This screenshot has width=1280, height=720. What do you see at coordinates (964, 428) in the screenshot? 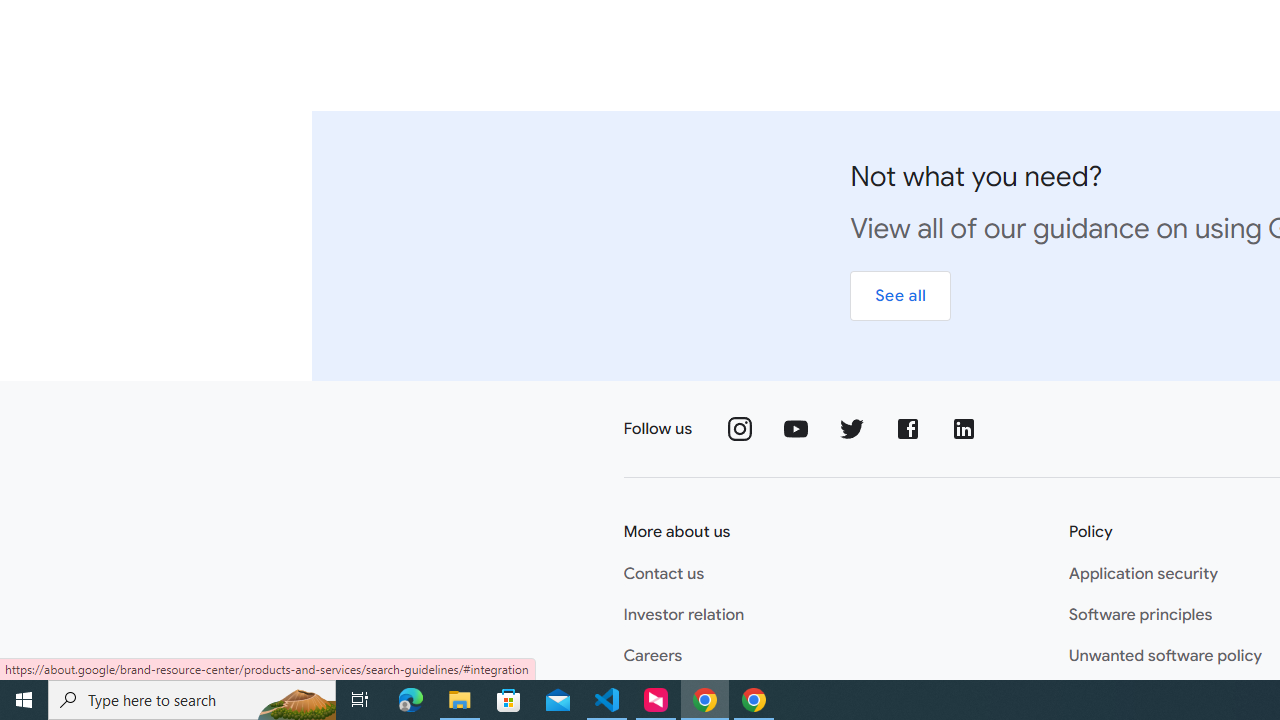
I see `'Follow us on Linkedin'` at bounding box center [964, 428].